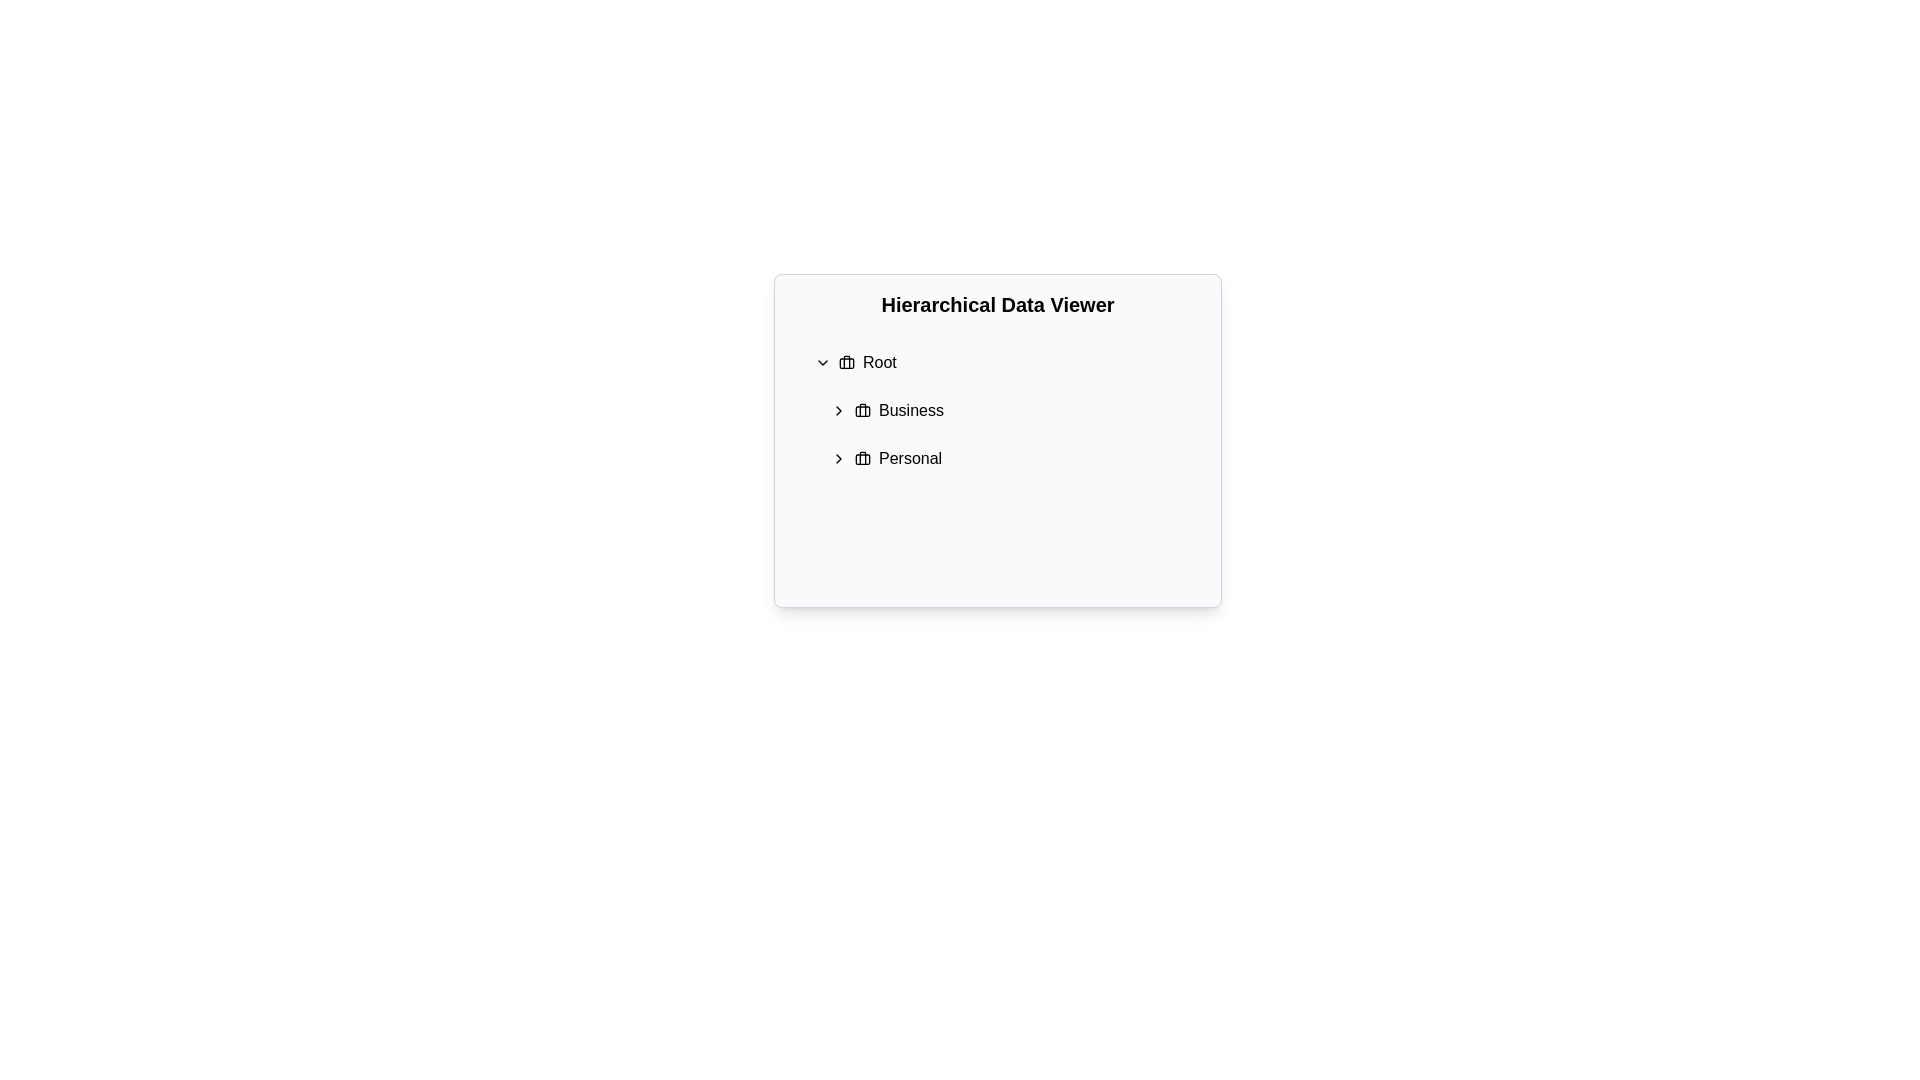 This screenshot has width=1920, height=1080. Describe the element at coordinates (846, 362) in the screenshot. I see `the briefcase icon component located to the left of the 'Root' text item in the hierarchical tree structure` at that location.